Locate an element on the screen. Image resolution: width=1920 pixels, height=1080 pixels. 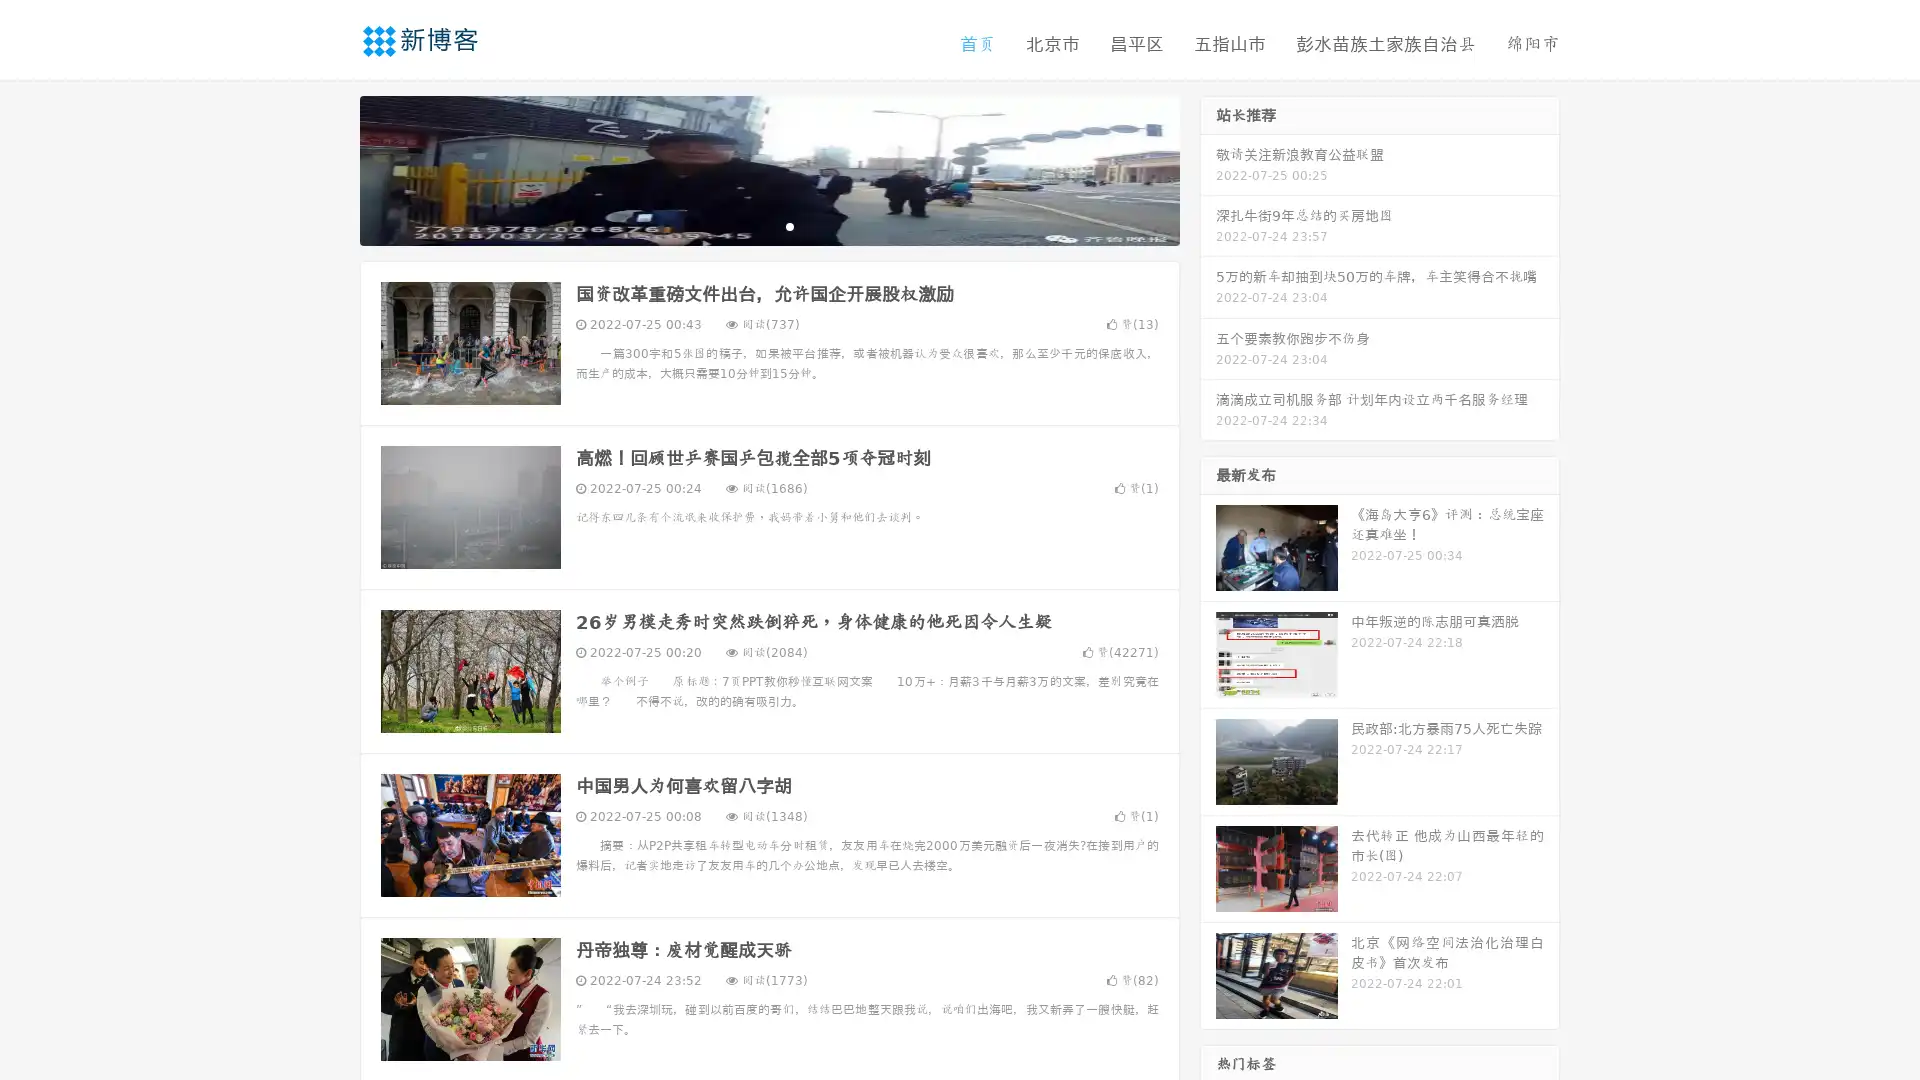
Previous slide is located at coordinates (330, 168).